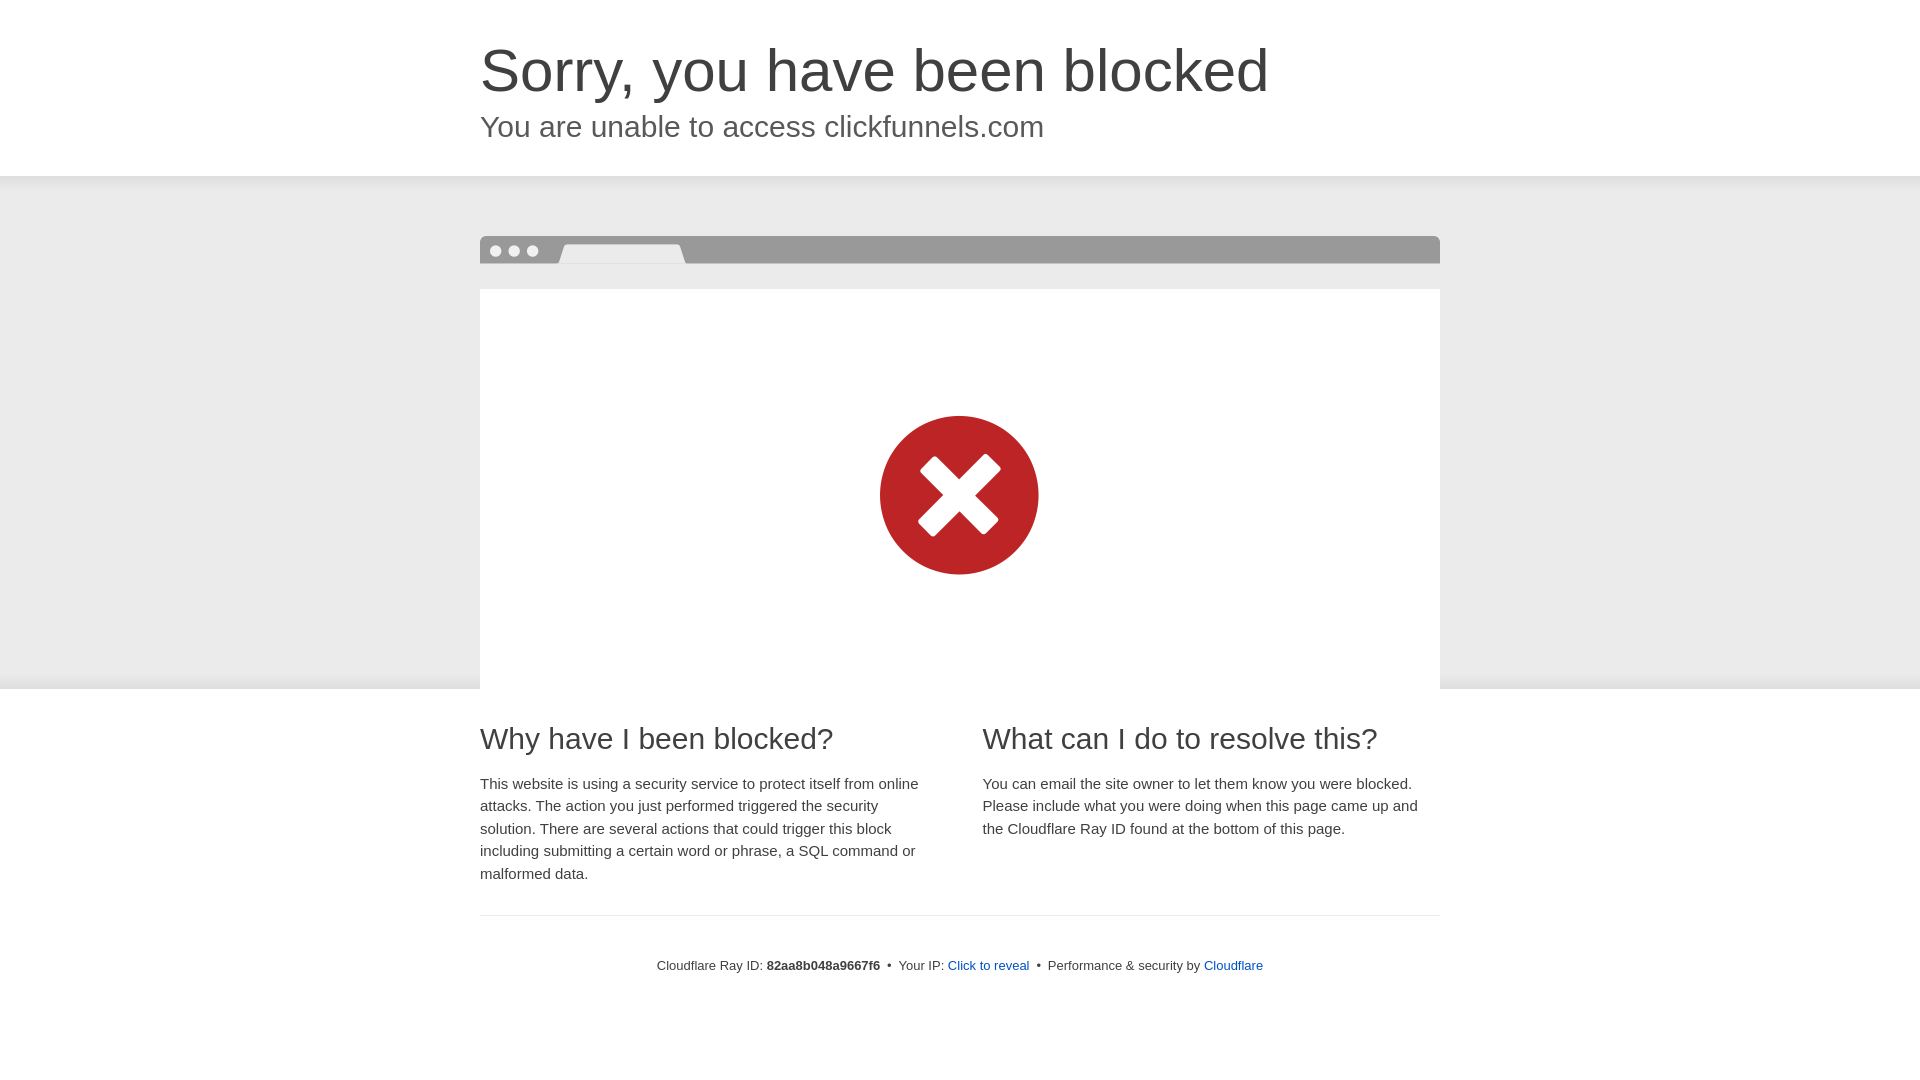  What do you see at coordinates (1232, 964) in the screenshot?
I see `'Cloudflare'` at bounding box center [1232, 964].